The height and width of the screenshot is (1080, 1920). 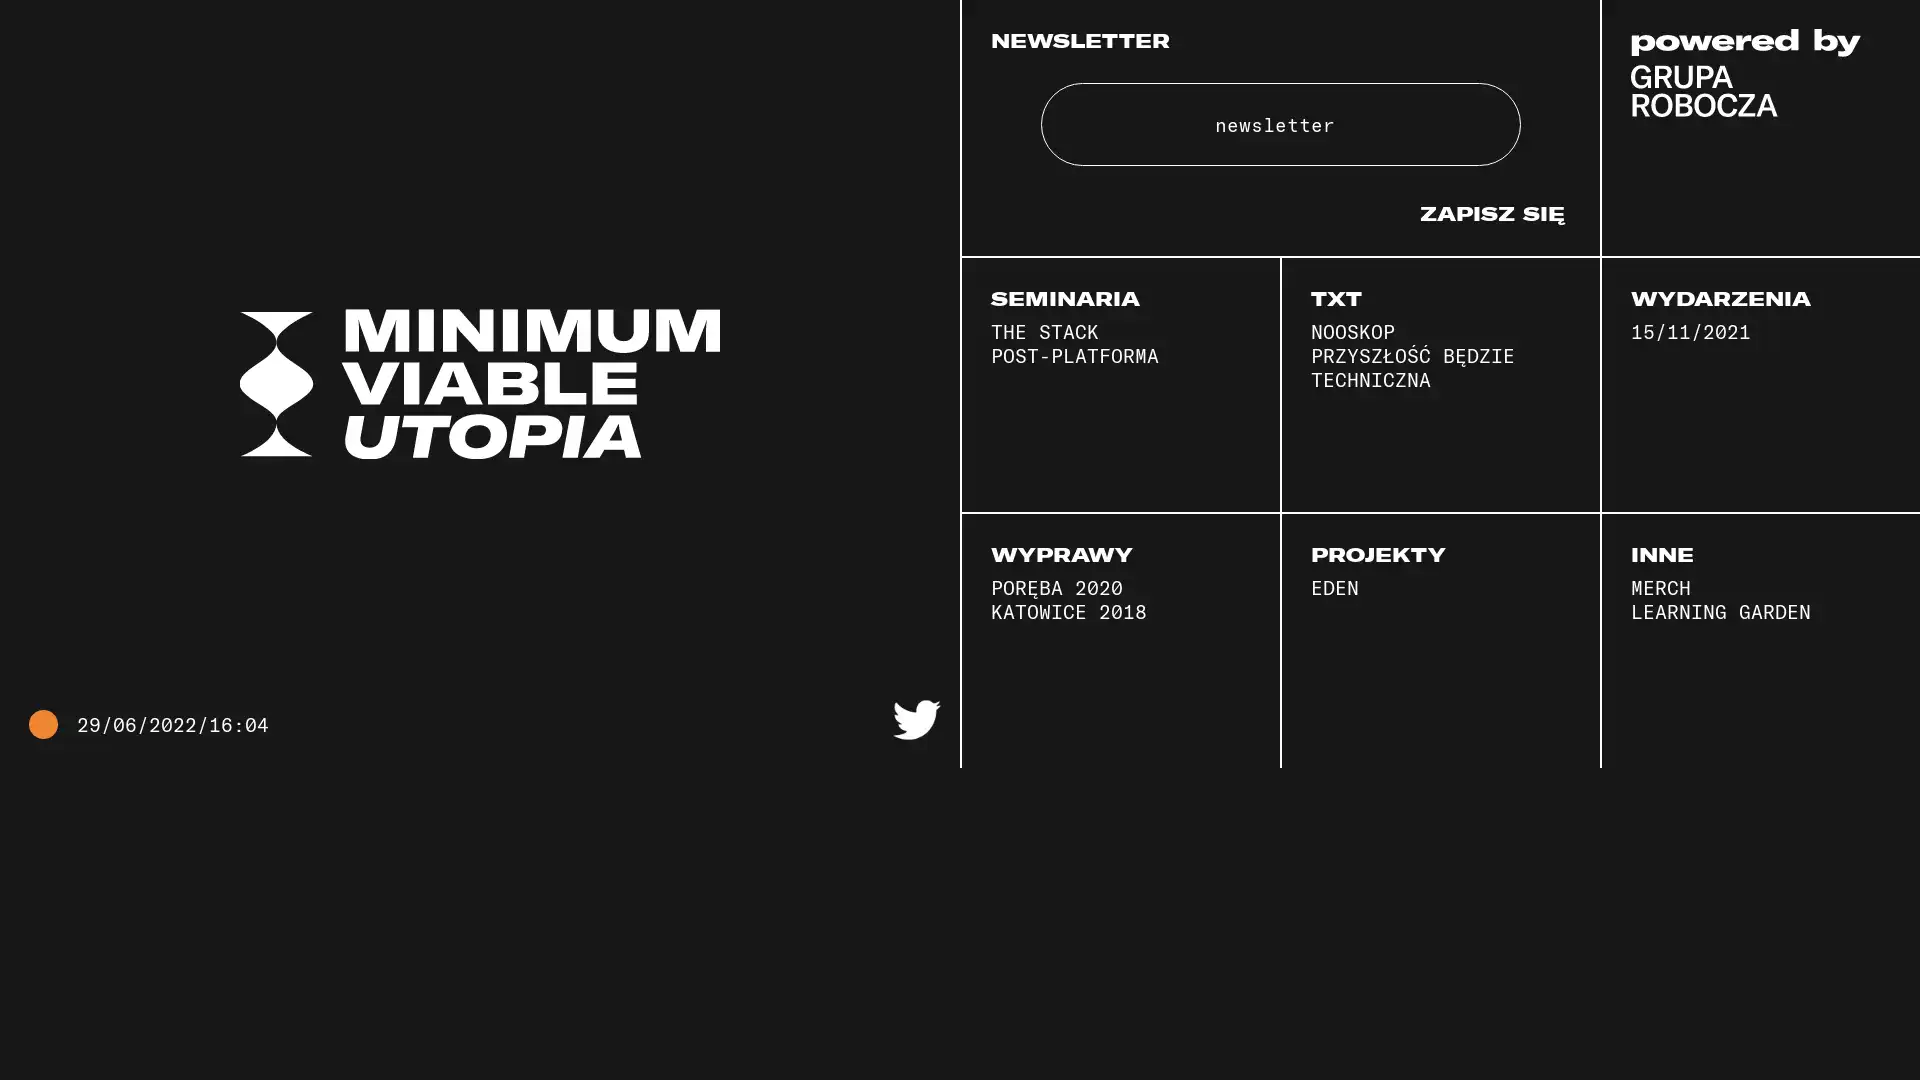 I want to click on ZAPISZ SIE, so click(x=1492, y=316).